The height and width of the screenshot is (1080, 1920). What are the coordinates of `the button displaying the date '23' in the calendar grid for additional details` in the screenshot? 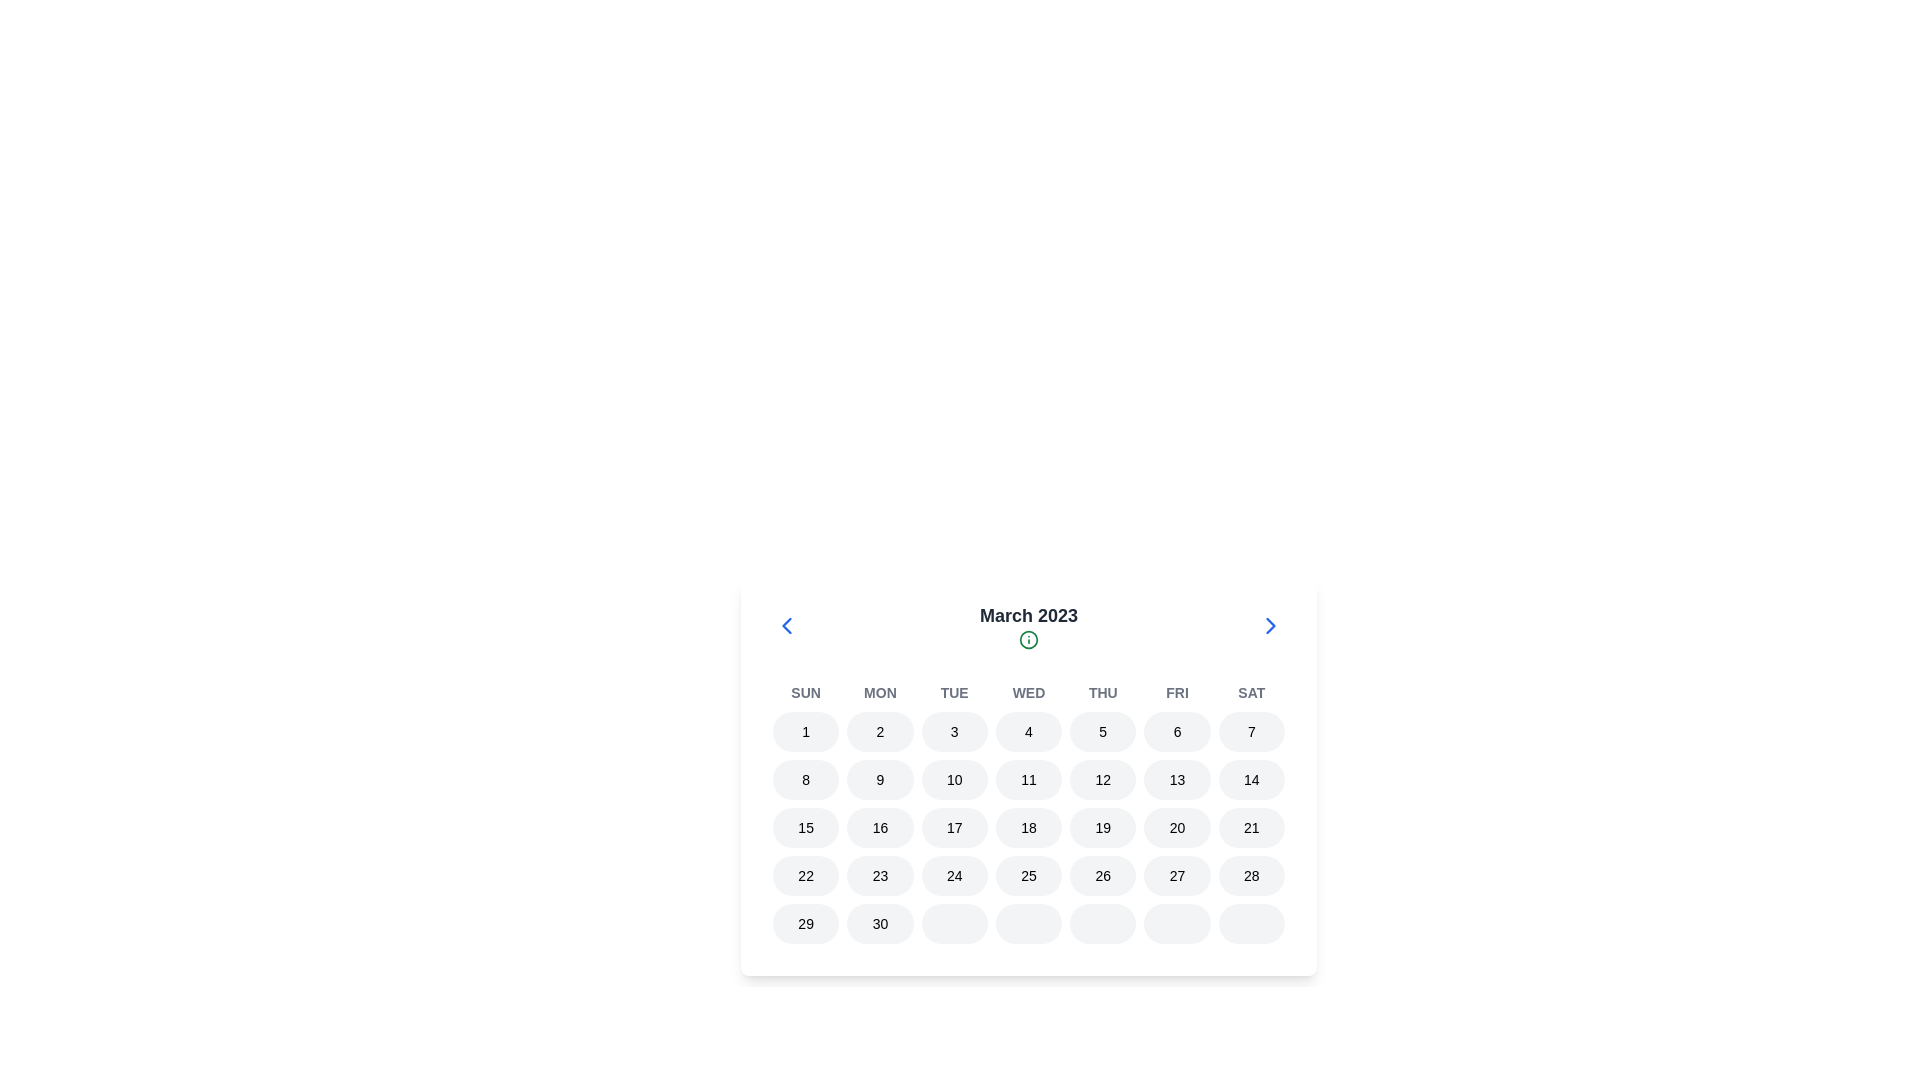 It's located at (880, 874).